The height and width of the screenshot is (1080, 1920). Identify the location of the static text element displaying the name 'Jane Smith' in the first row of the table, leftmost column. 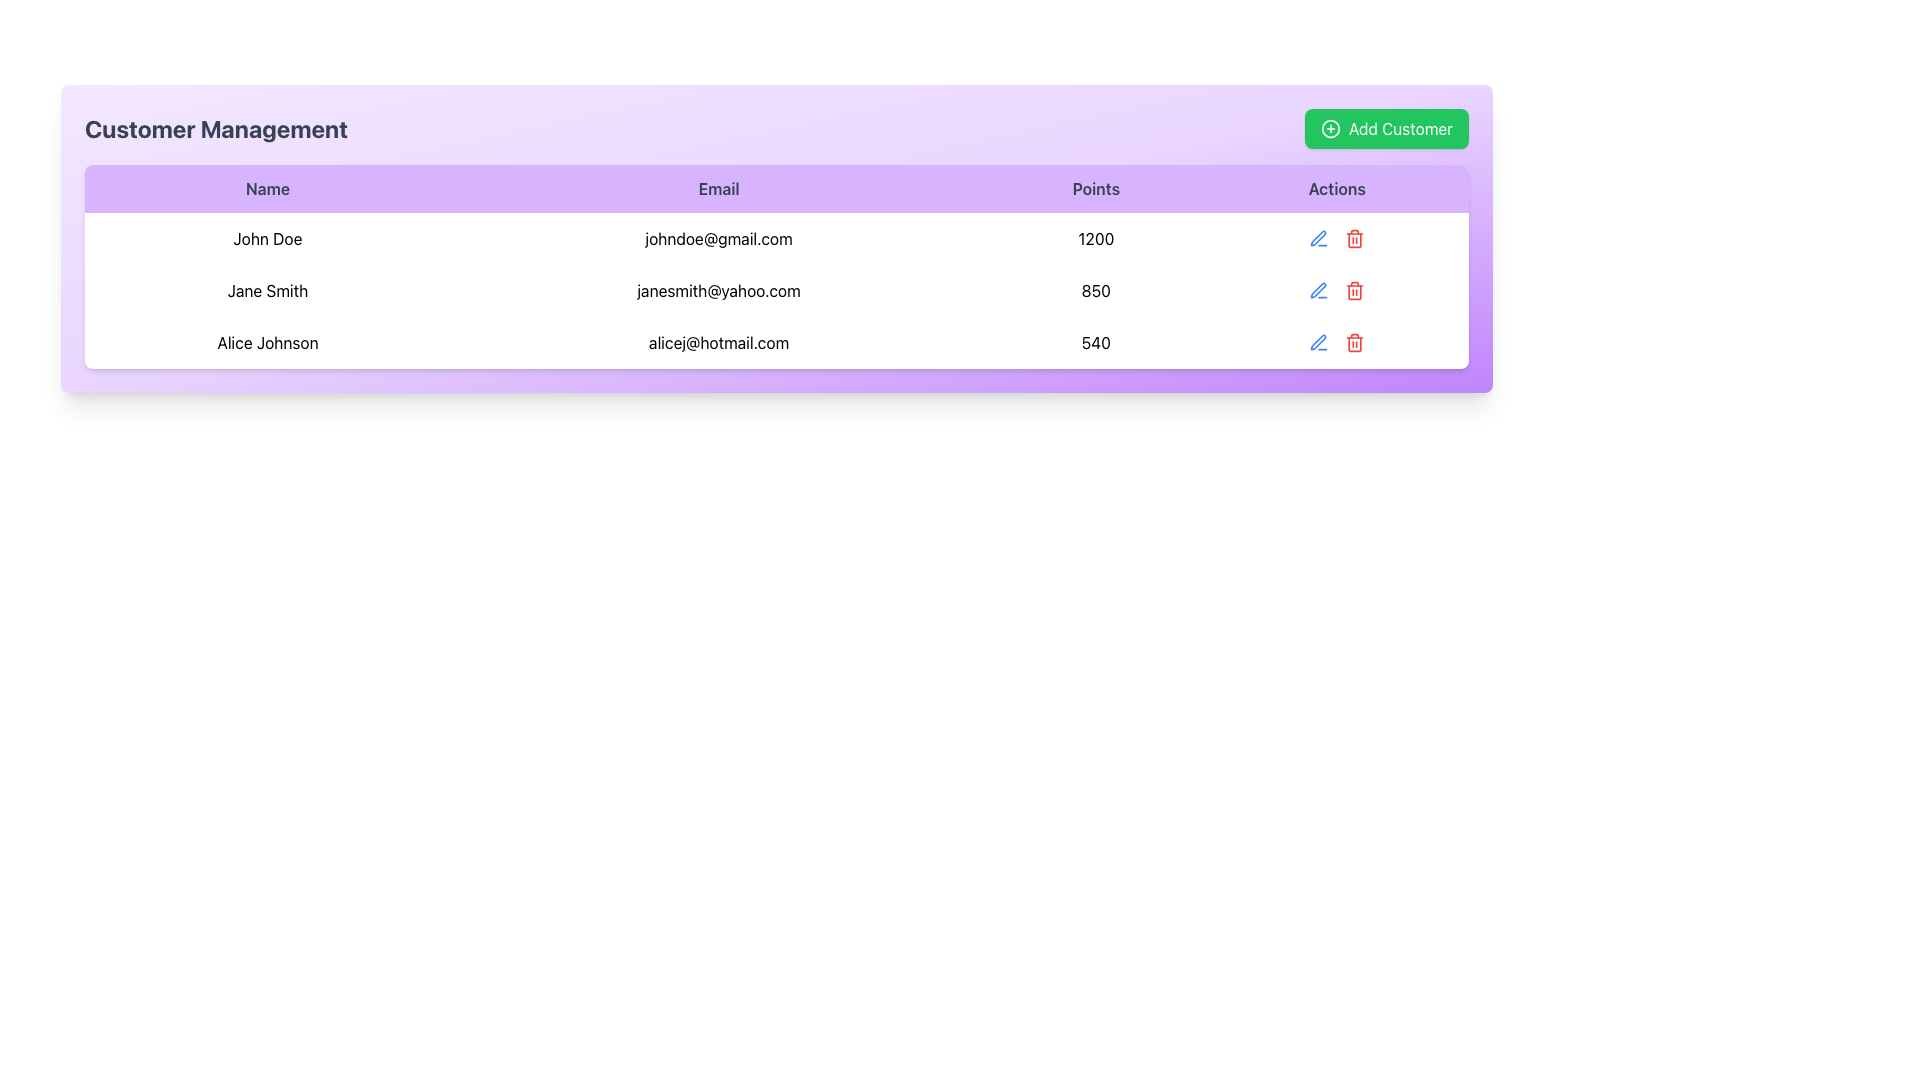
(267, 290).